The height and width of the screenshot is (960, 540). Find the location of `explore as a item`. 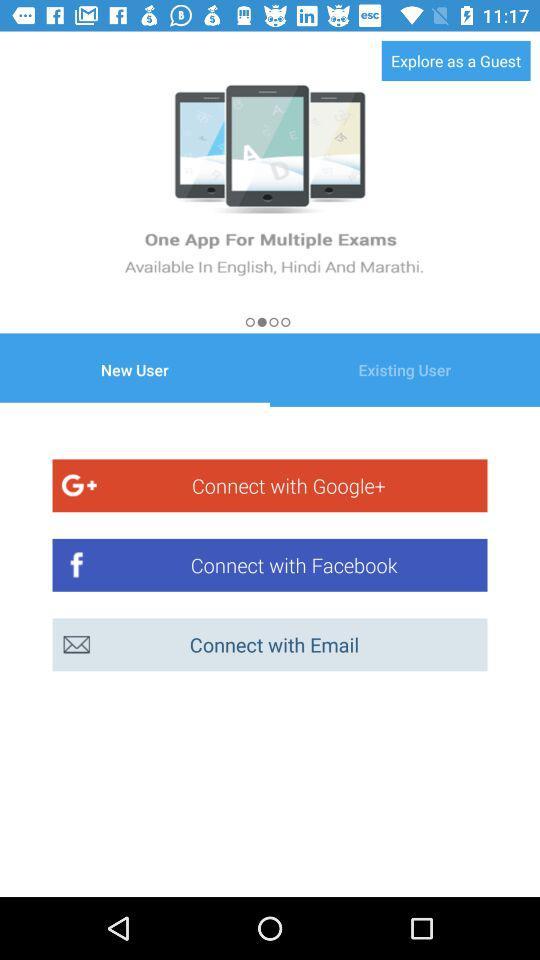

explore as a item is located at coordinates (456, 59).